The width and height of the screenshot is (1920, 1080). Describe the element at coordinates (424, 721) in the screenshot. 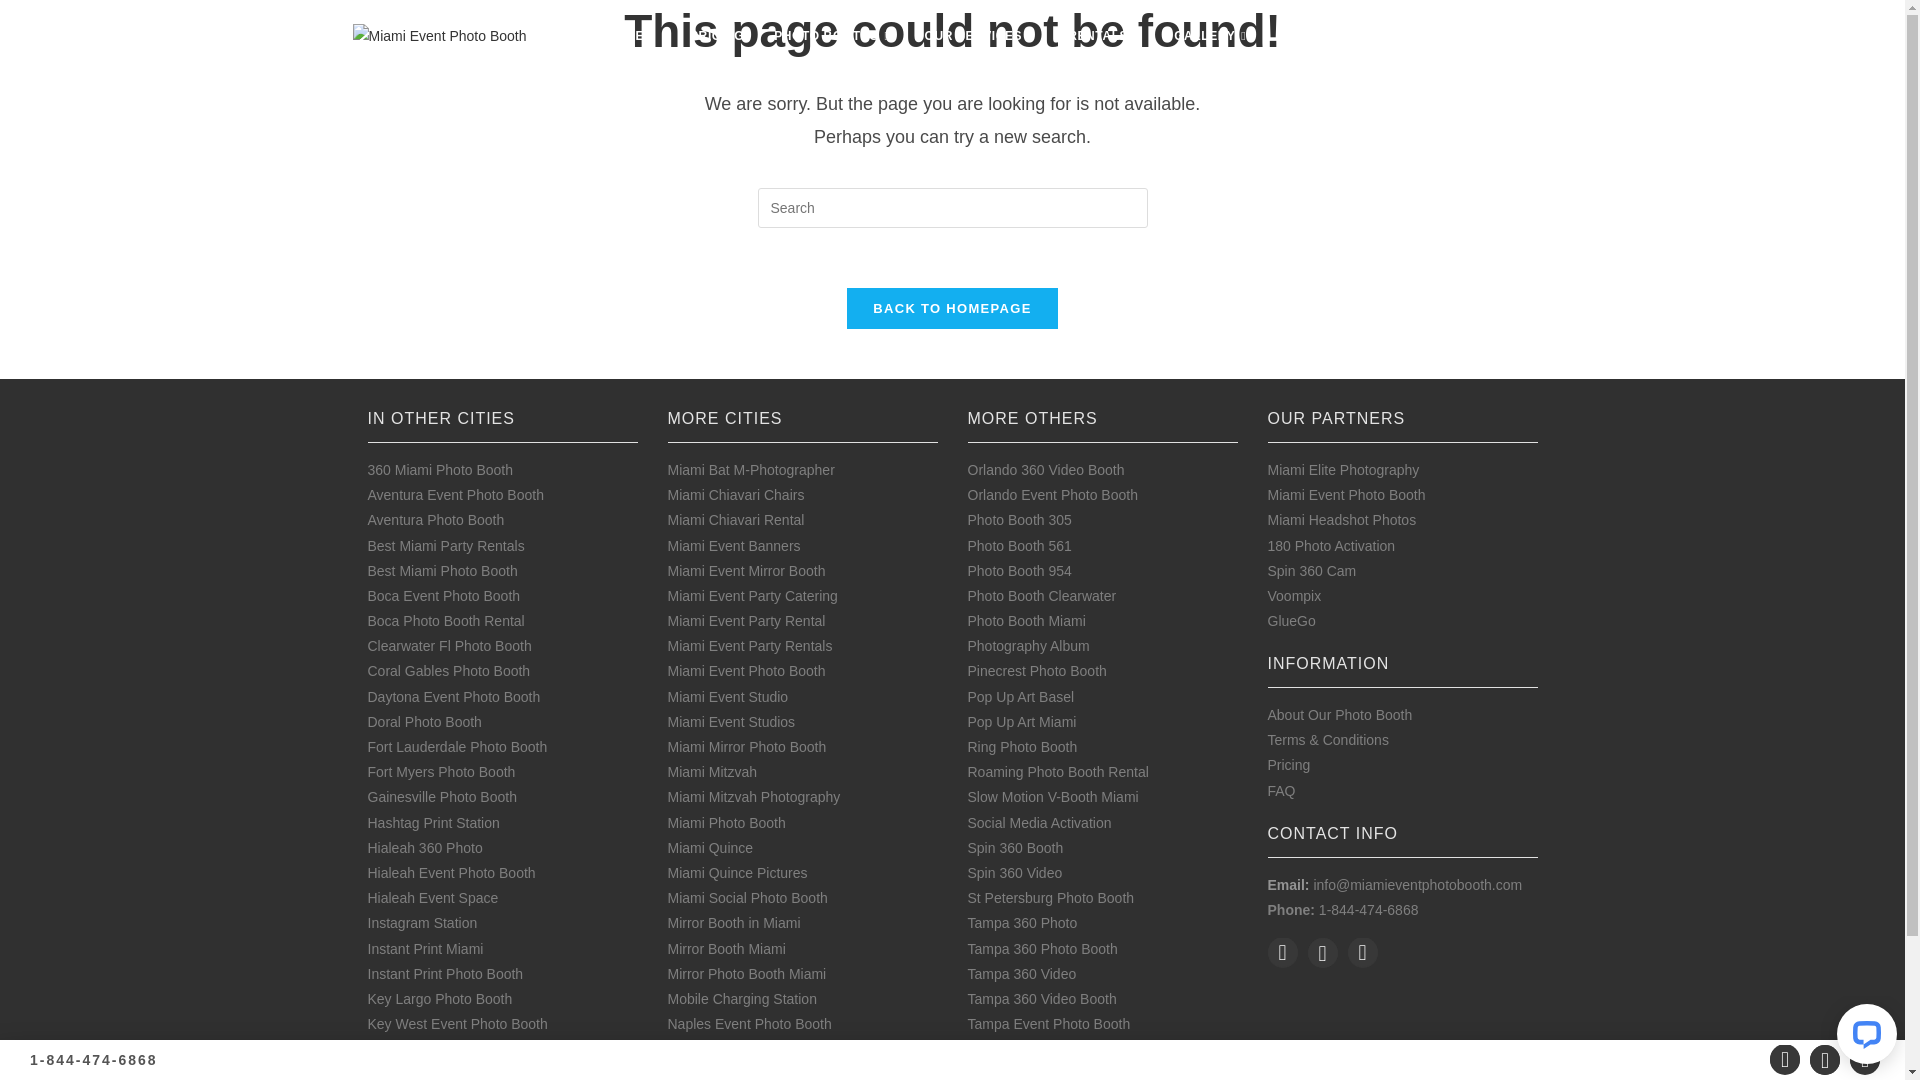

I see `'Doral Photo Booth'` at that location.